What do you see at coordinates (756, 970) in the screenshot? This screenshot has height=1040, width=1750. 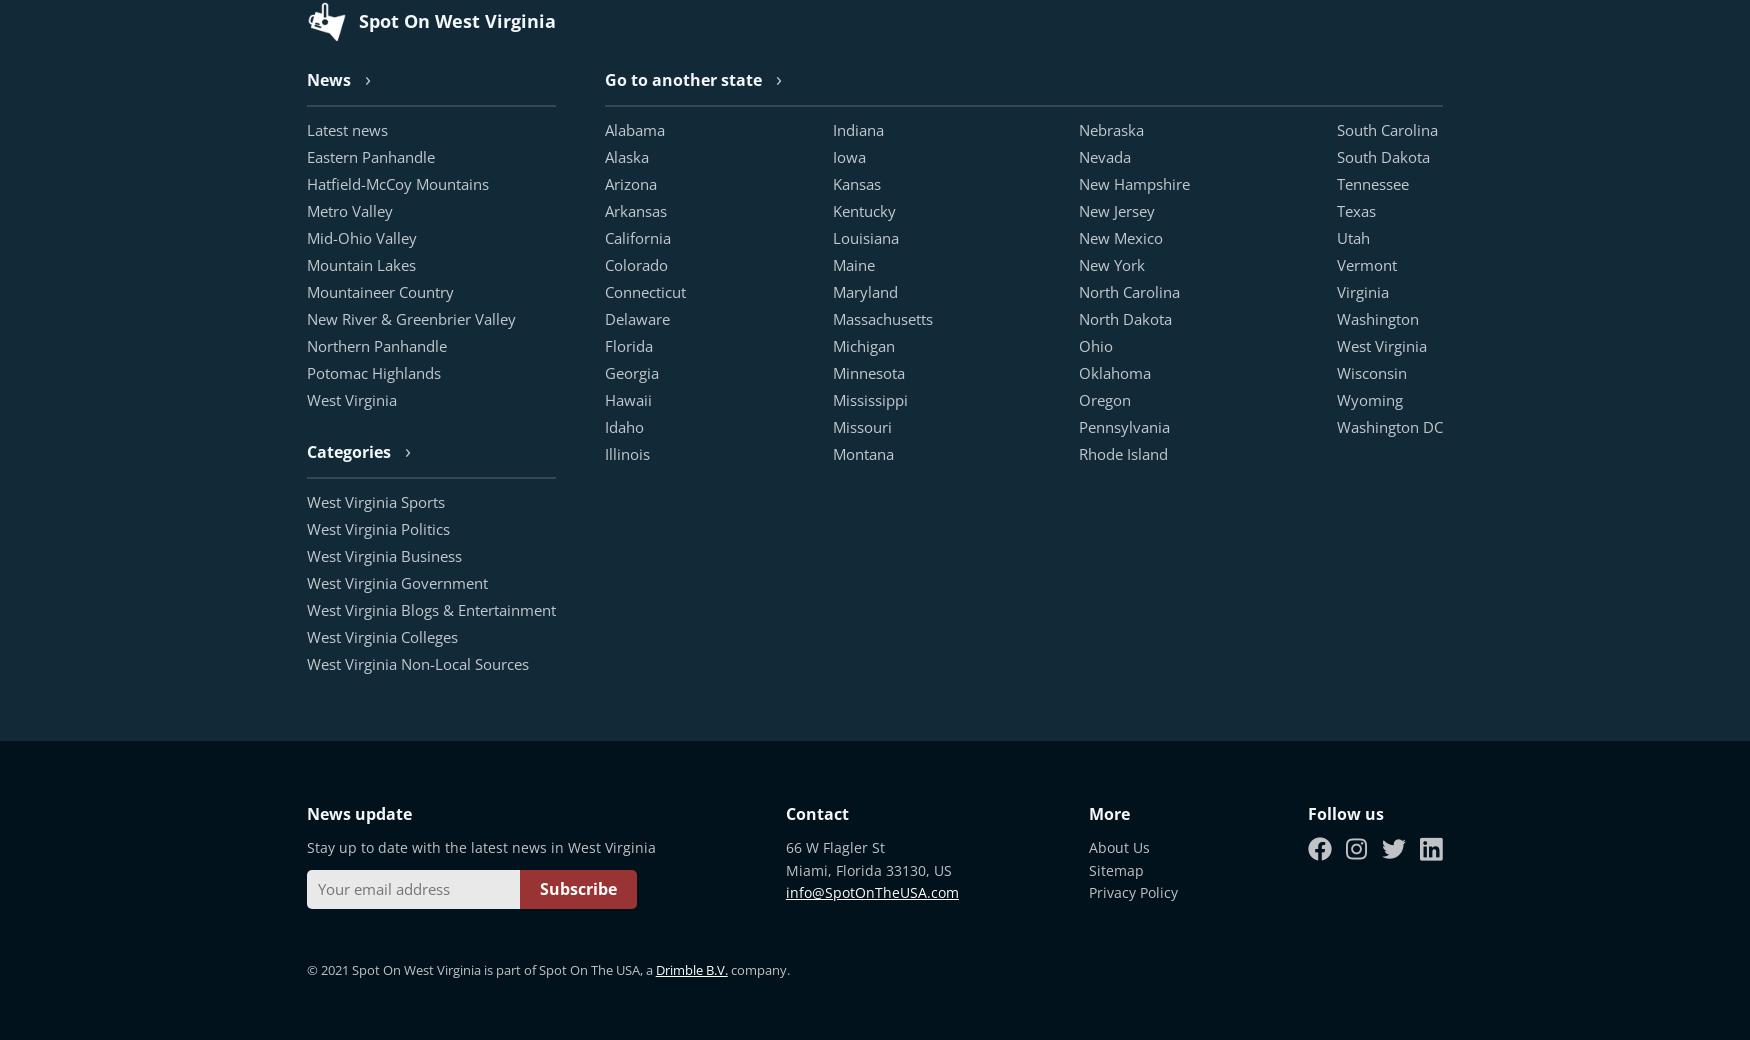 I see `'company.'` at bounding box center [756, 970].